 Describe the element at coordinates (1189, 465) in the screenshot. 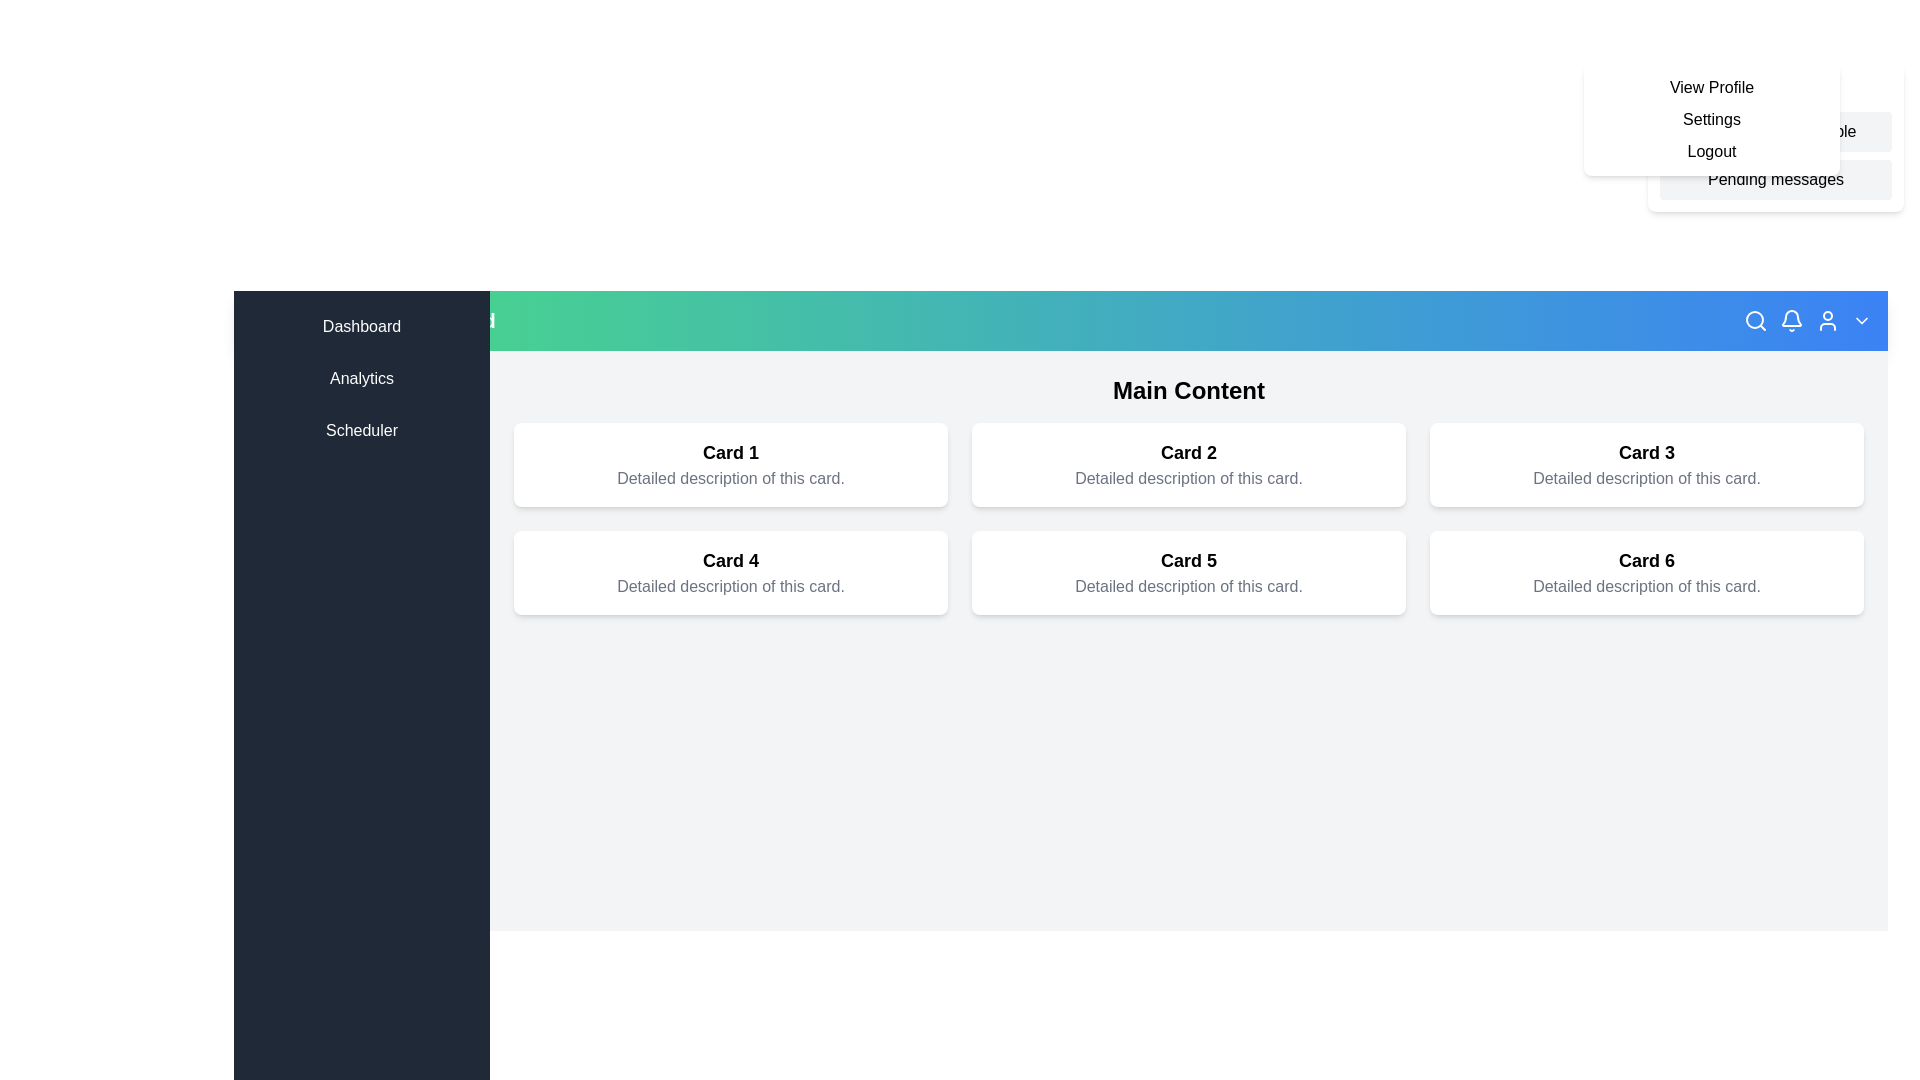

I see `the Informational card component titled 'Card 2', which is a white rectangular card with rounded corners and a shadow effect, located in the first row, middle column of the grid layout` at that location.